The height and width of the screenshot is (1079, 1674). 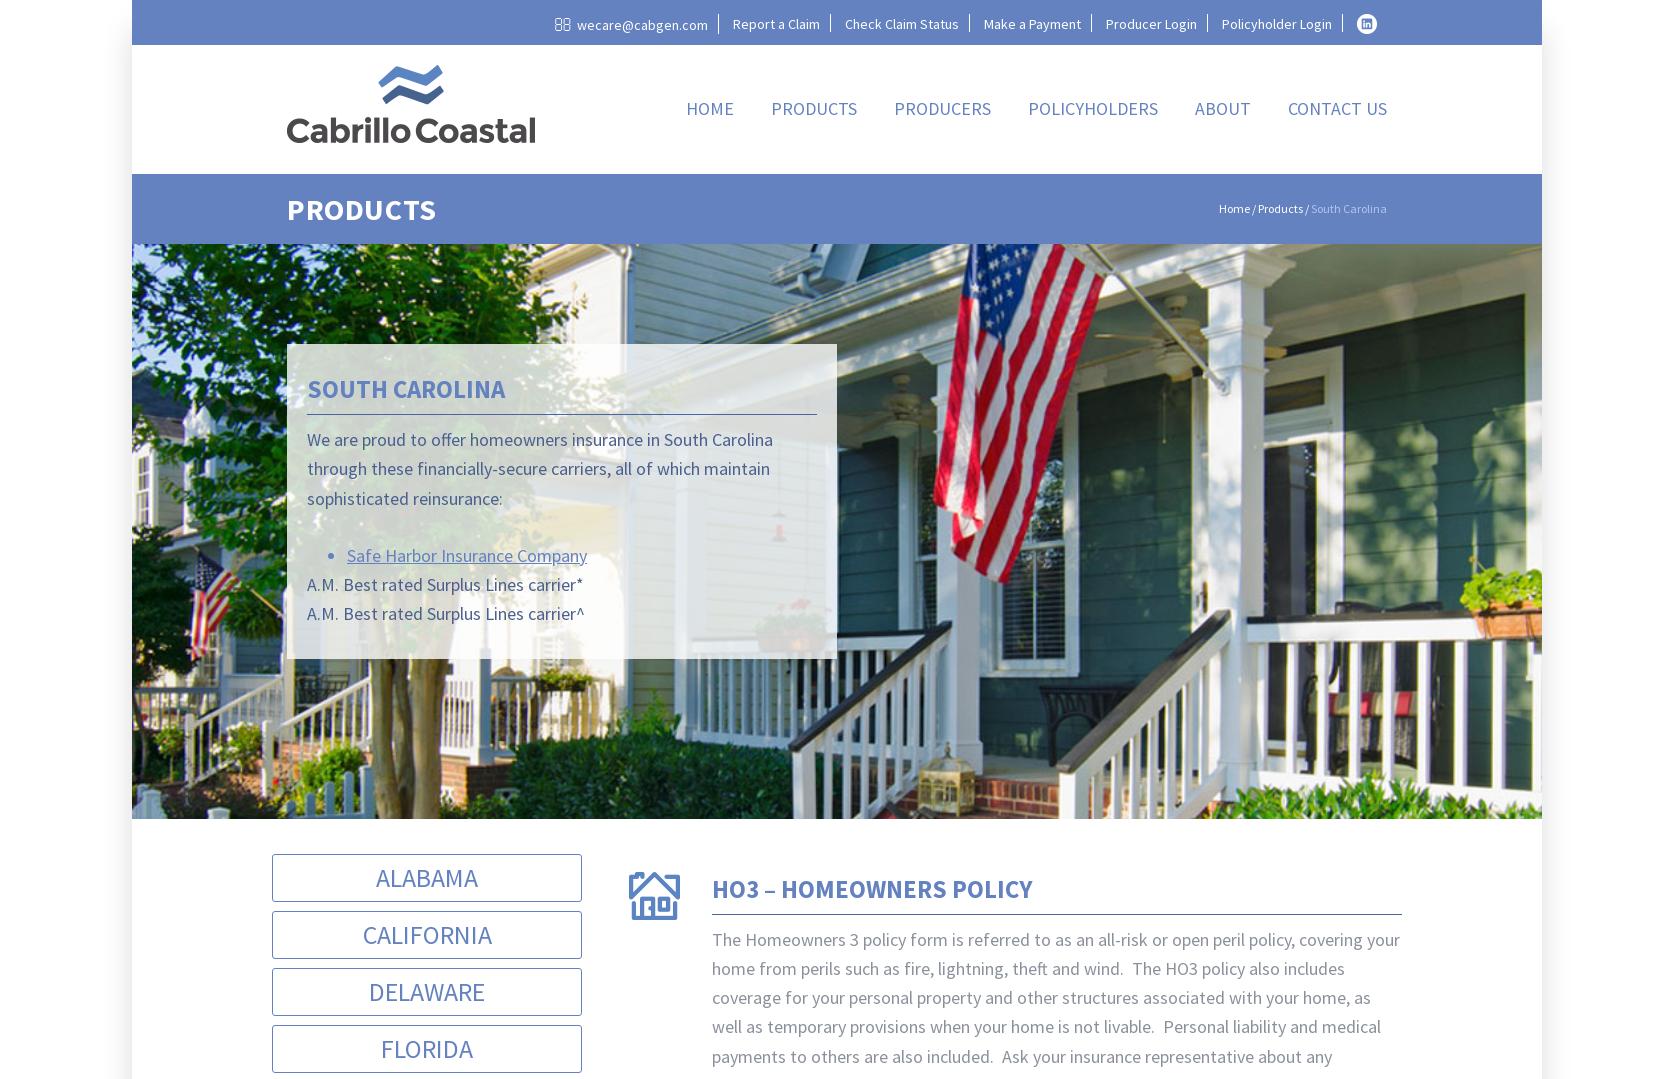 I want to click on 'HO3 – Homeowners Policy', so click(x=710, y=887).